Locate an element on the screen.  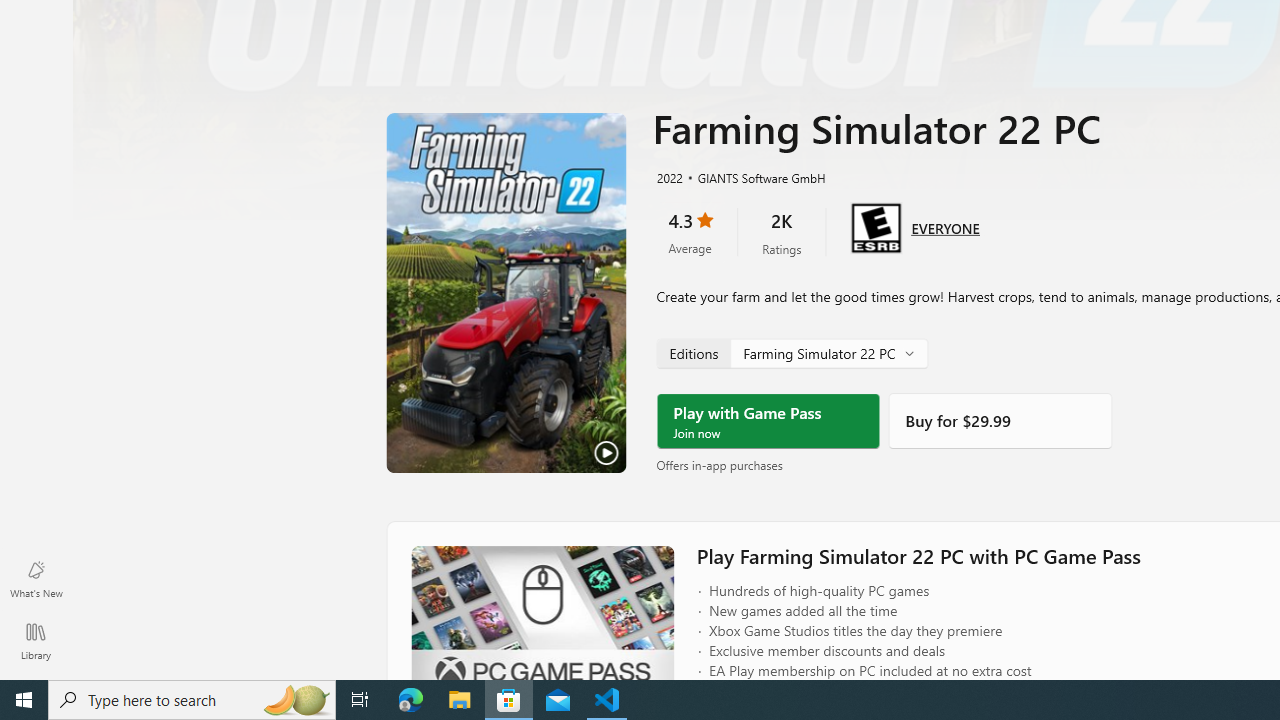
'GIANTS Software GmbH' is located at coordinates (752, 176).